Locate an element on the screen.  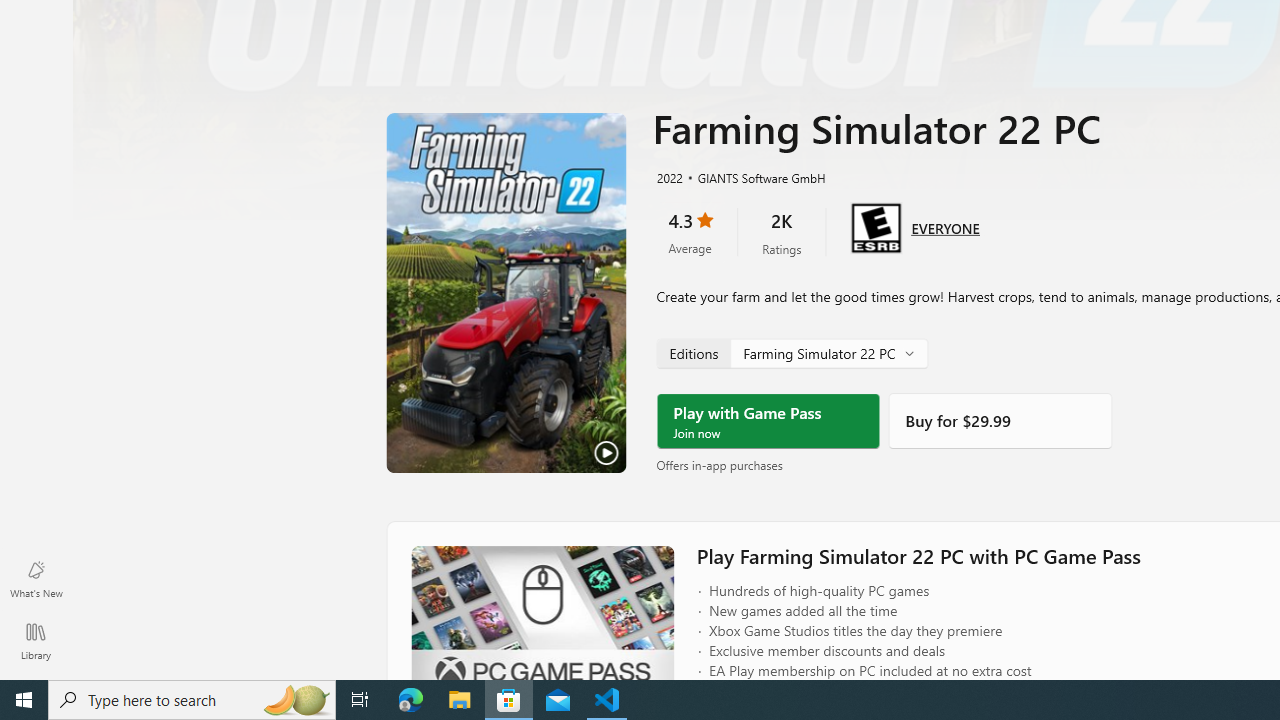
'GIANTS Software GmbH' is located at coordinates (752, 176).